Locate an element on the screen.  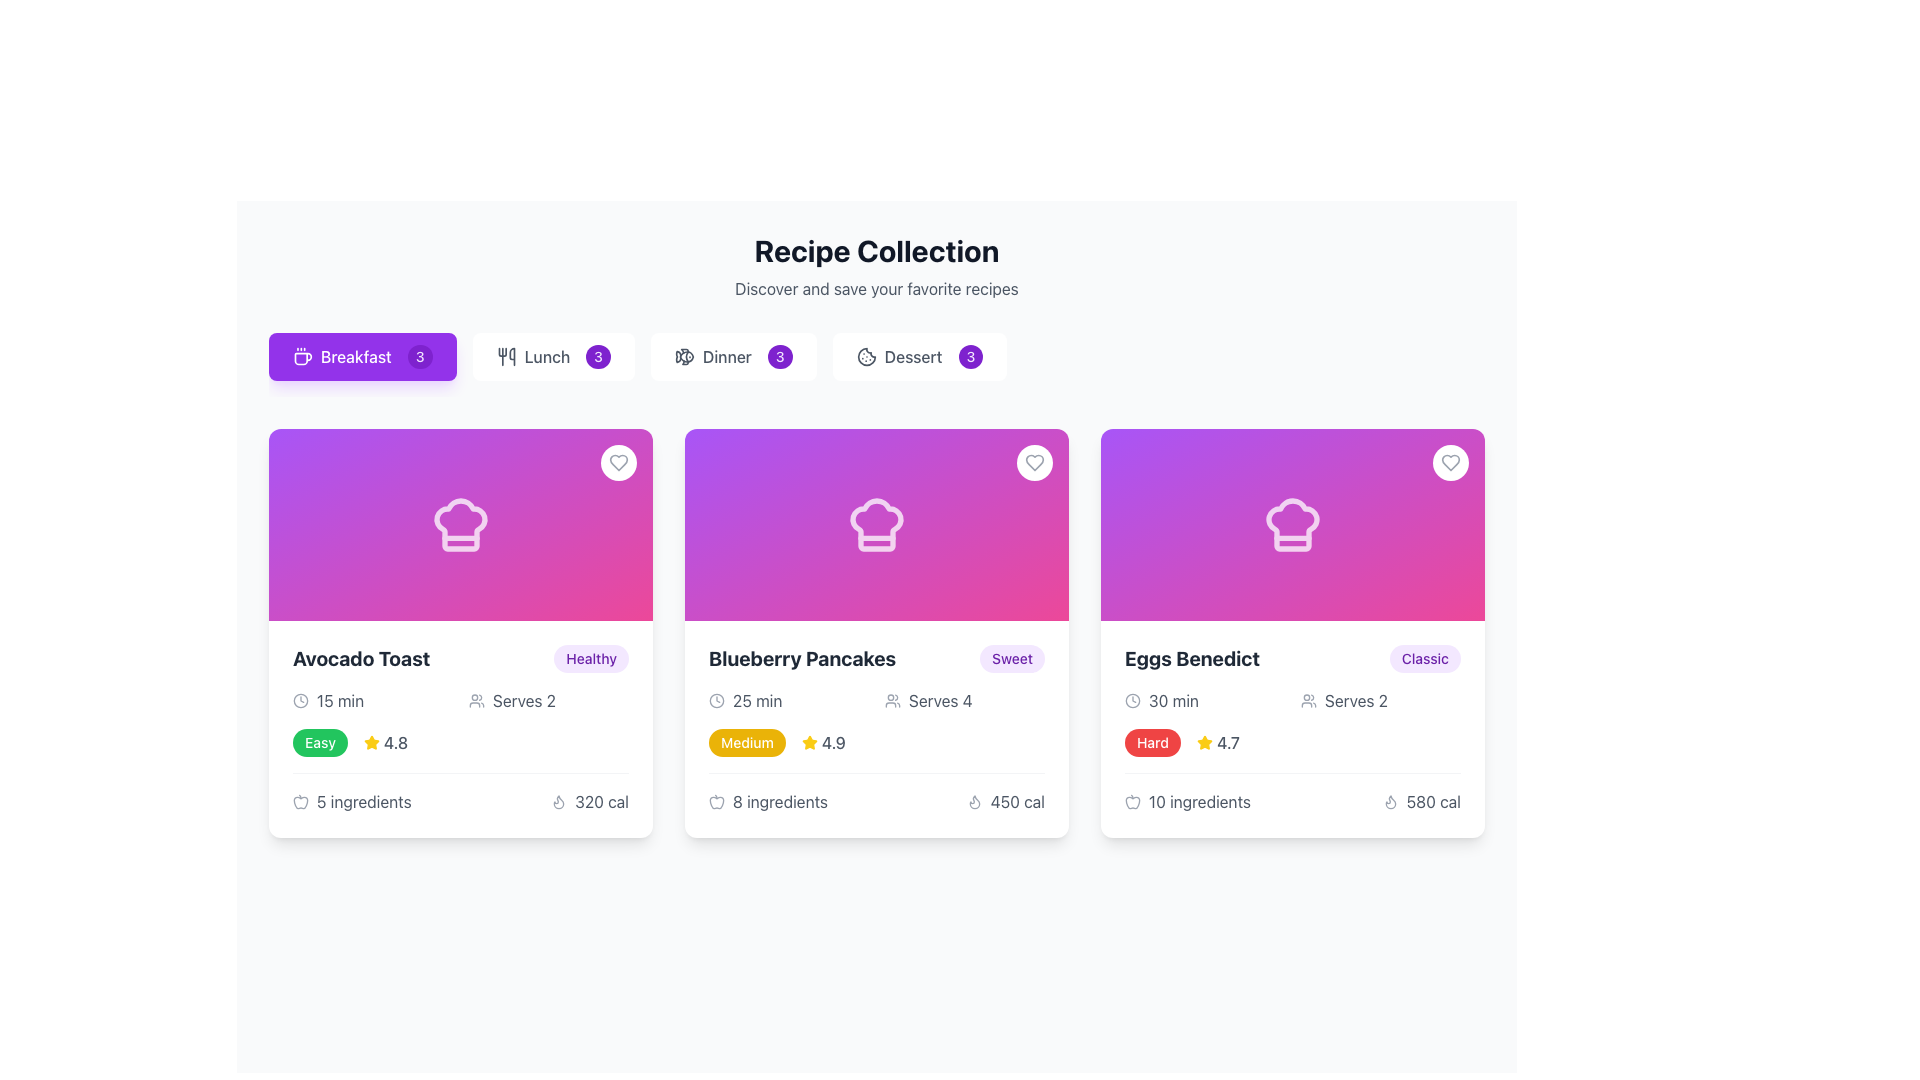
text from the label that says 'Blueberry Pancakes', which is styled in bold and dark gray, located inside the second recipe card above the smaller label 'Sweet' is located at coordinates (802, 659).